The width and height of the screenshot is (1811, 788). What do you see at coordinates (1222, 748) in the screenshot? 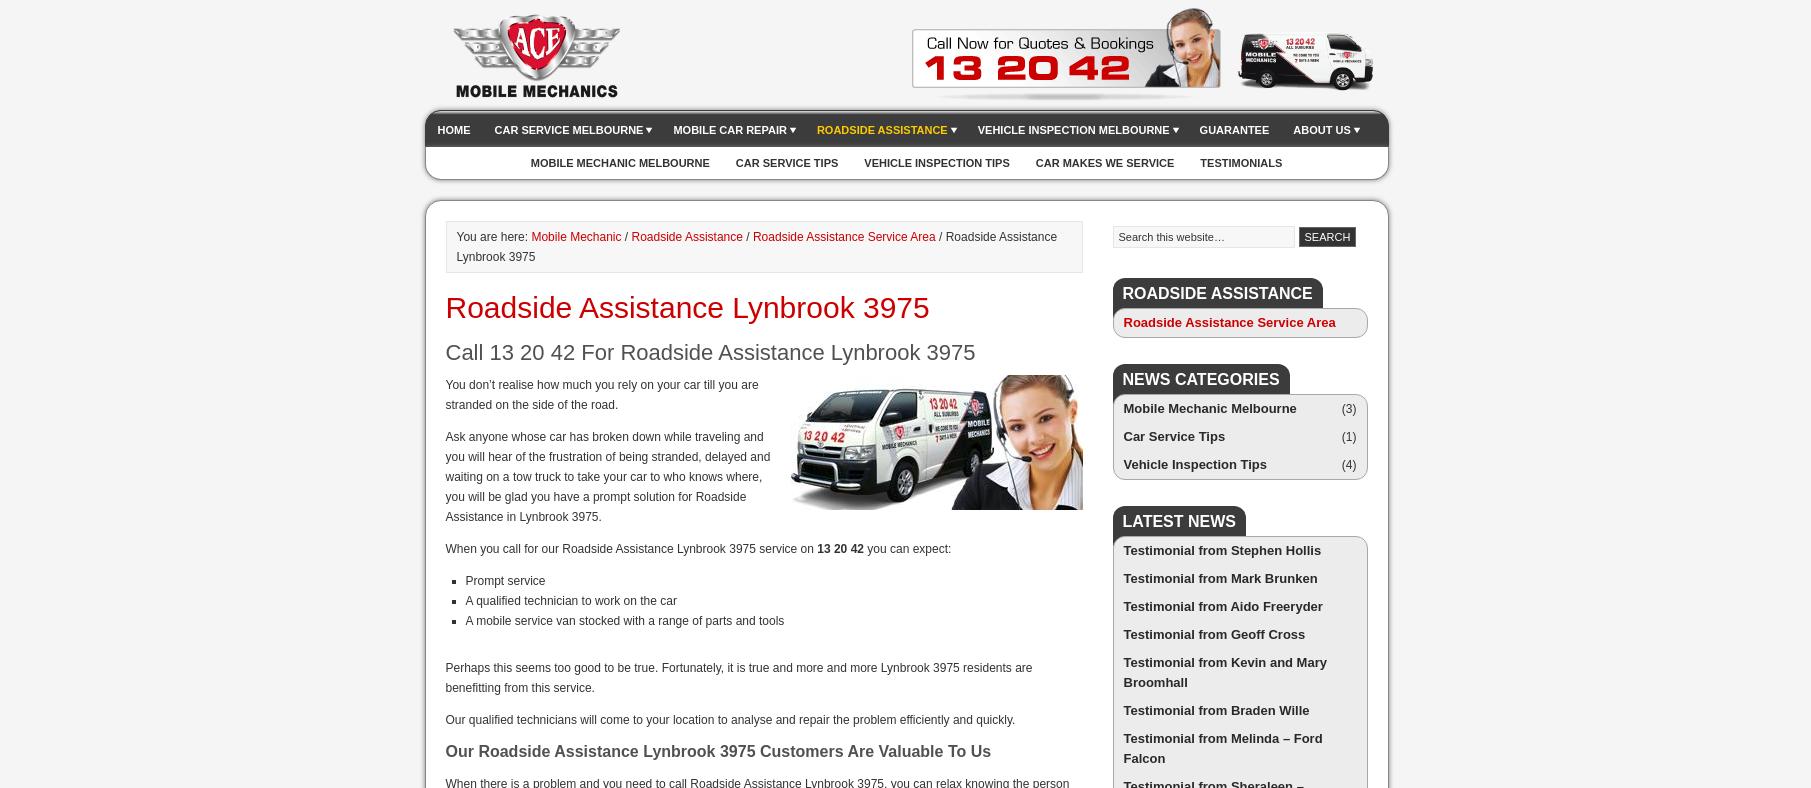
I see `'Testimonial from Melinda – Ford Falcon'` at bounding box center [1222, 748].